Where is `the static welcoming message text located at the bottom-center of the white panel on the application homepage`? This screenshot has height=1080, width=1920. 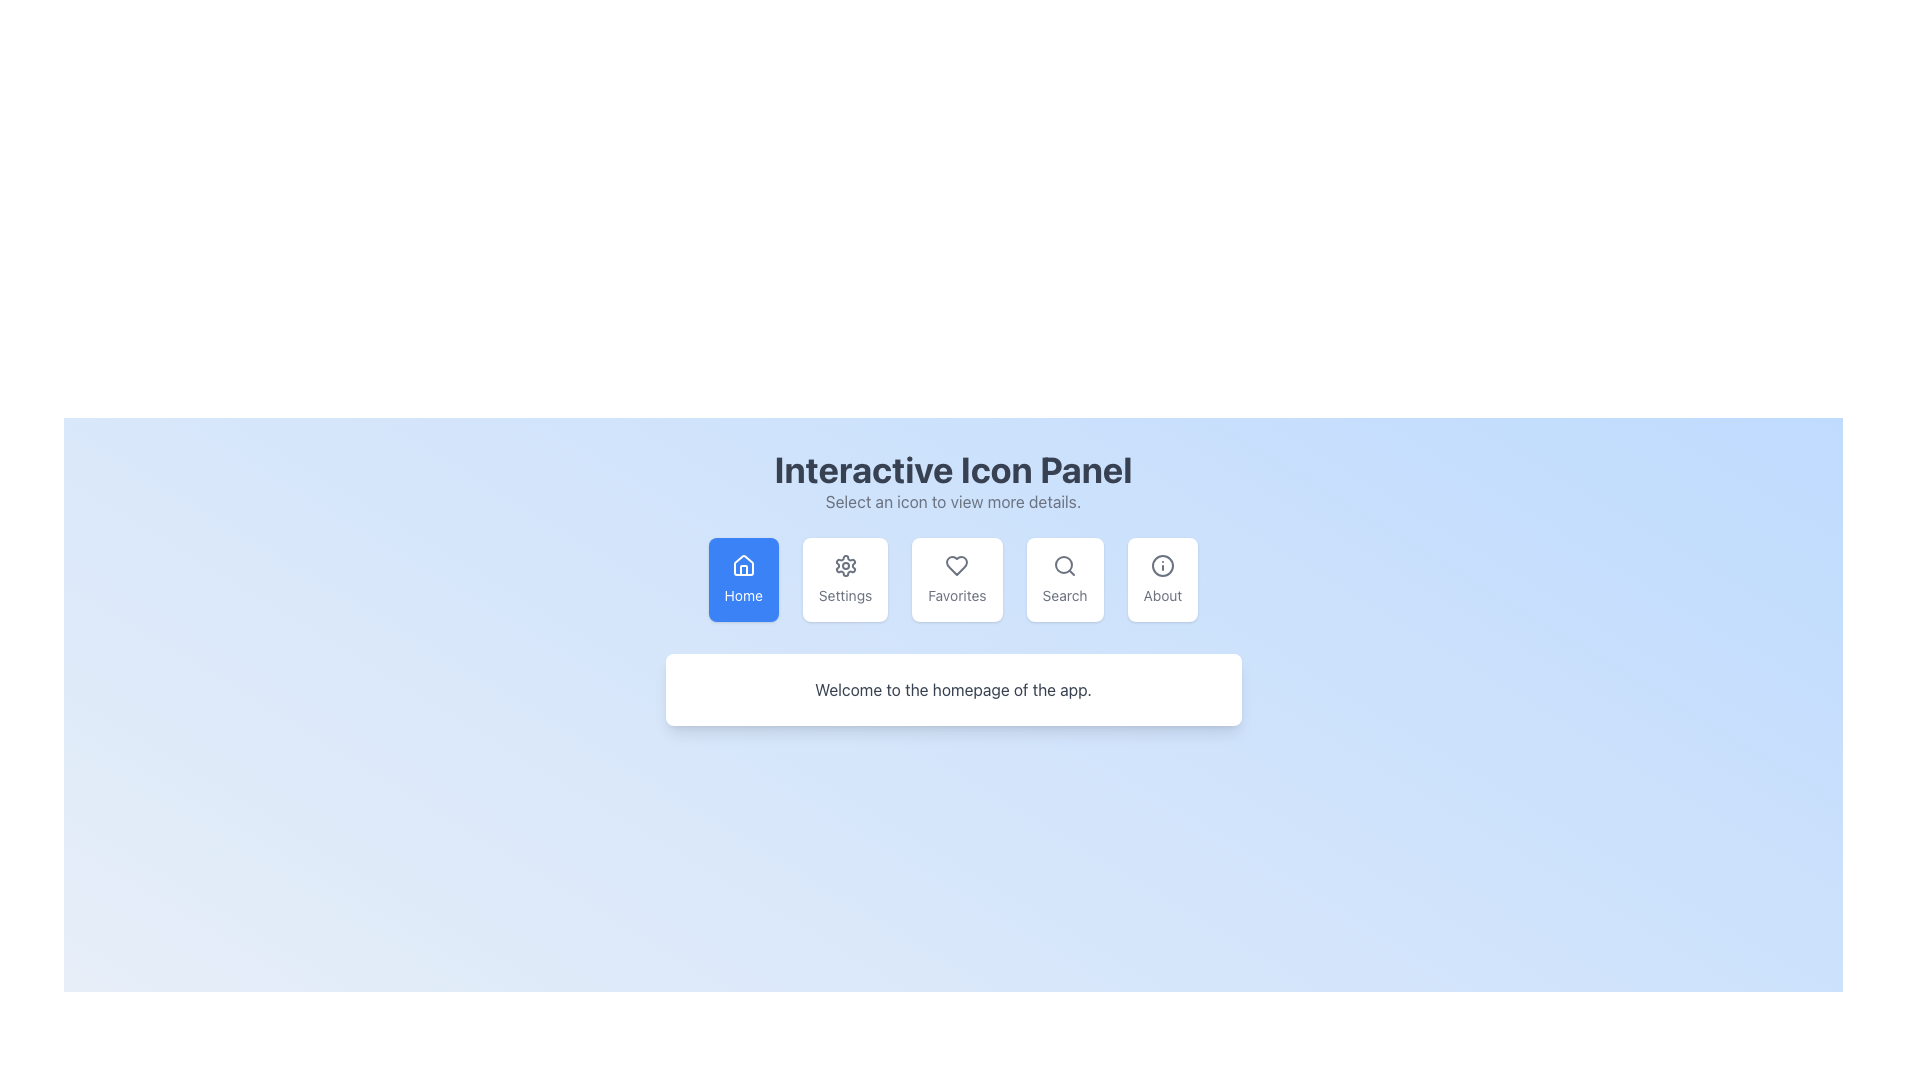 the static welcoming message text located at the bottom-center of the white panel on the application homepage is located at coordinates (952, 689).